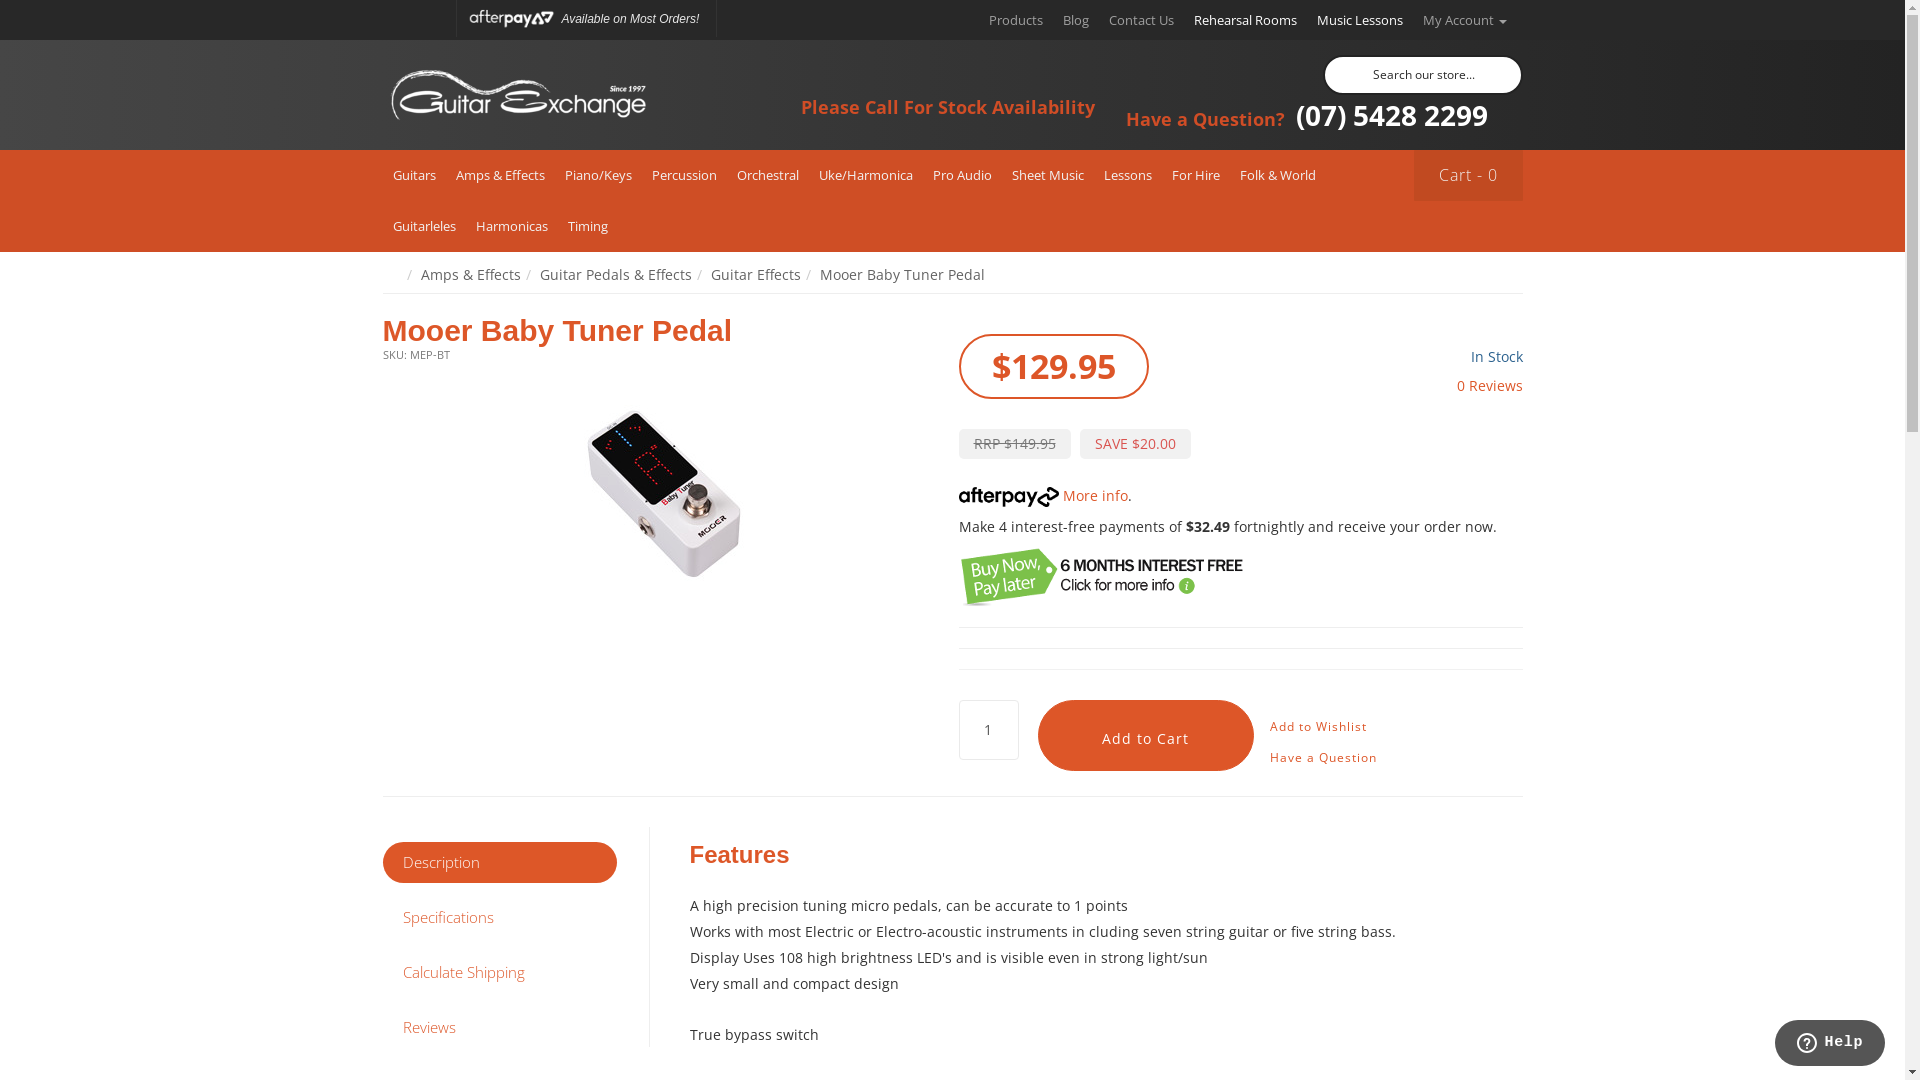 This screenshot has height=1080, width=1920. I want to click on 'Guitar Exchange', so click(517, 95).